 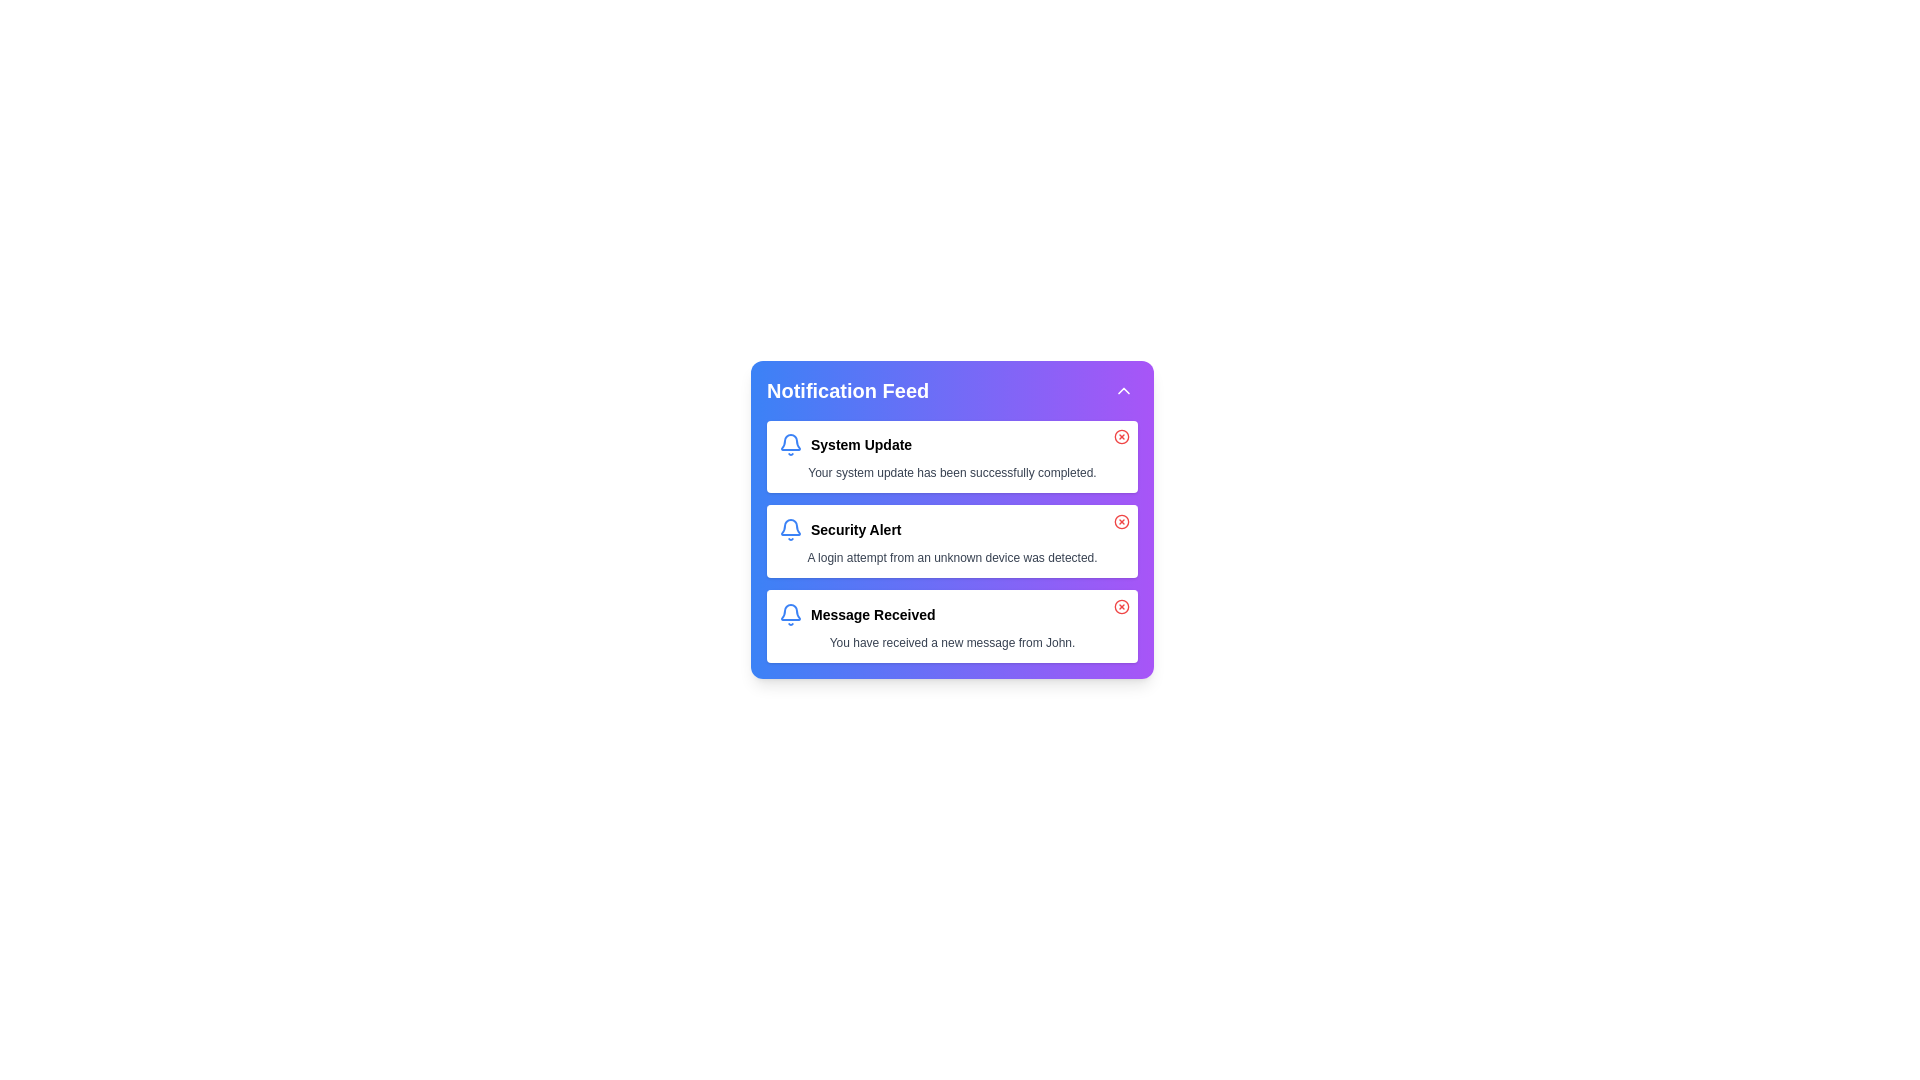 What do you see at coordinates (951, 519) in the screenshot?
I see `the 'Security Alert' notification card` at bounding box center [951, 519].